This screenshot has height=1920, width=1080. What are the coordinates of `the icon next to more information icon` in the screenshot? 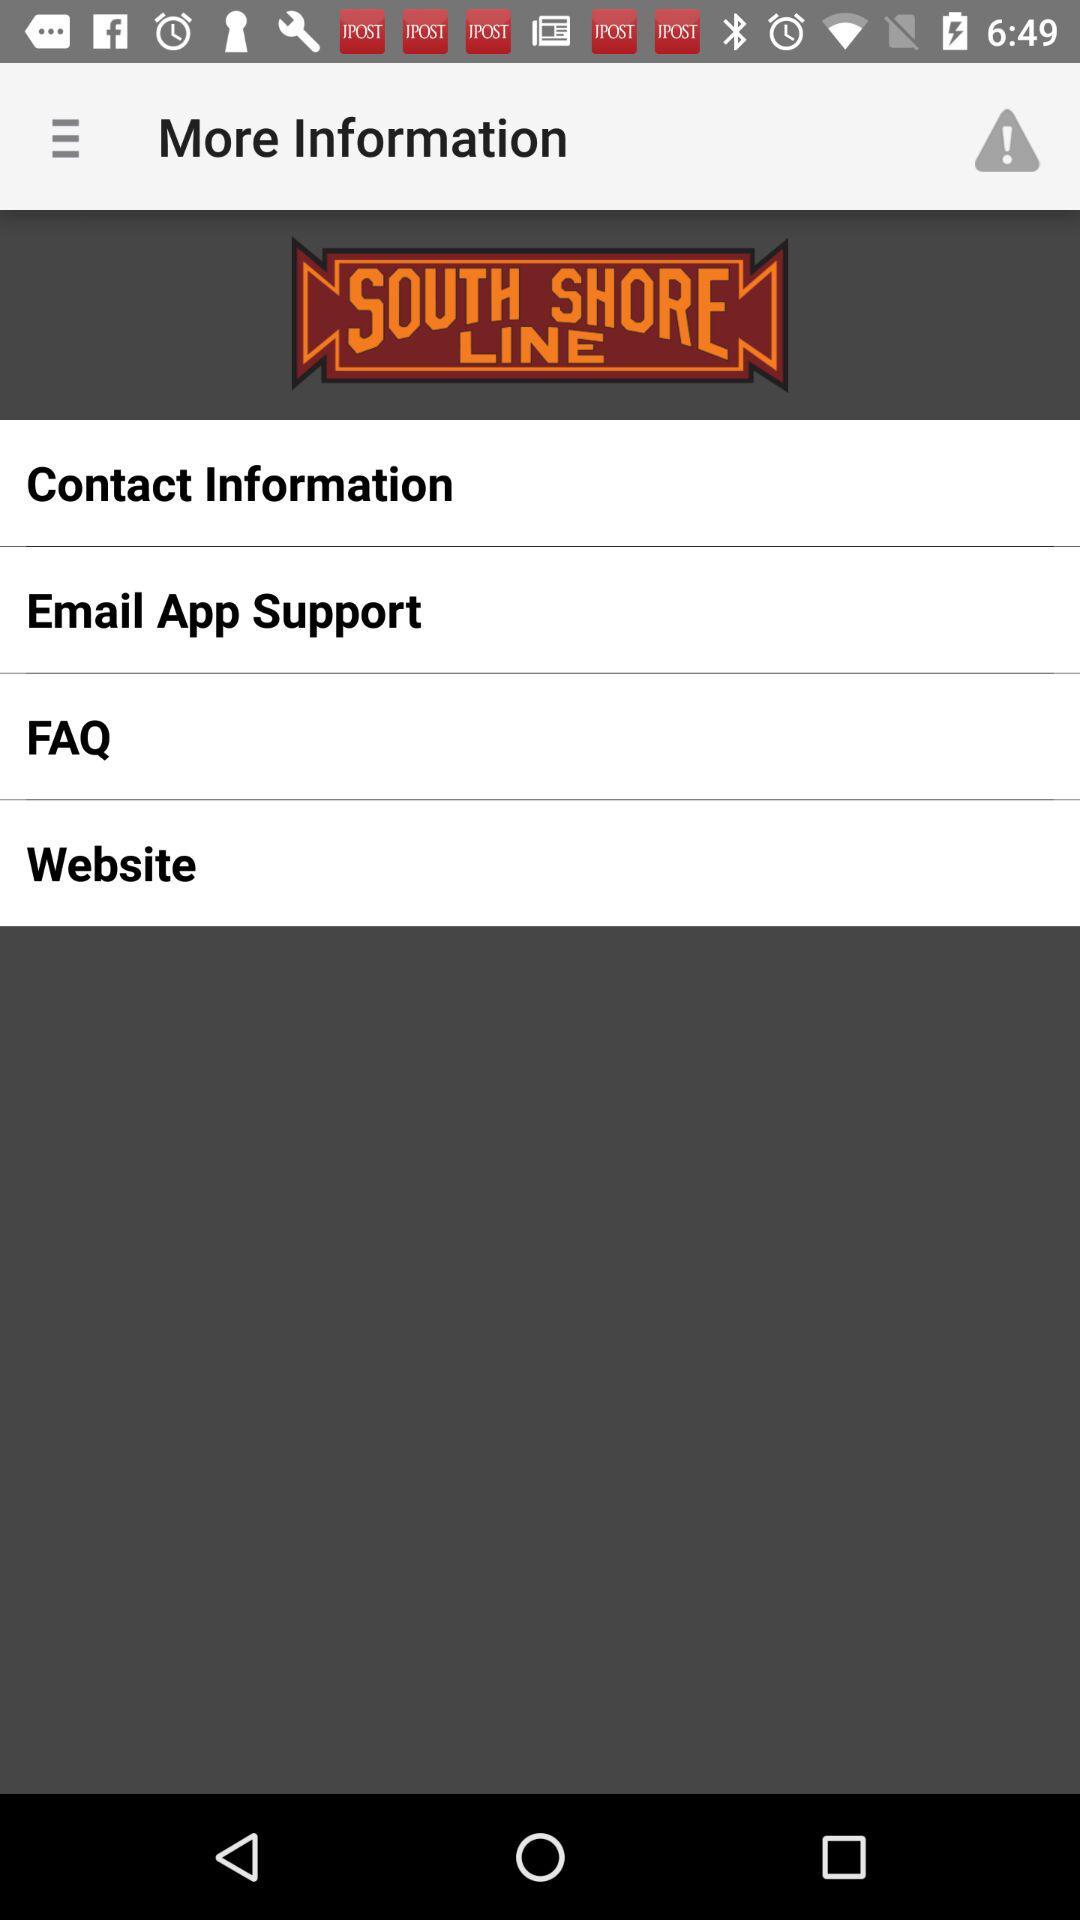 It's located at (1017, 135).